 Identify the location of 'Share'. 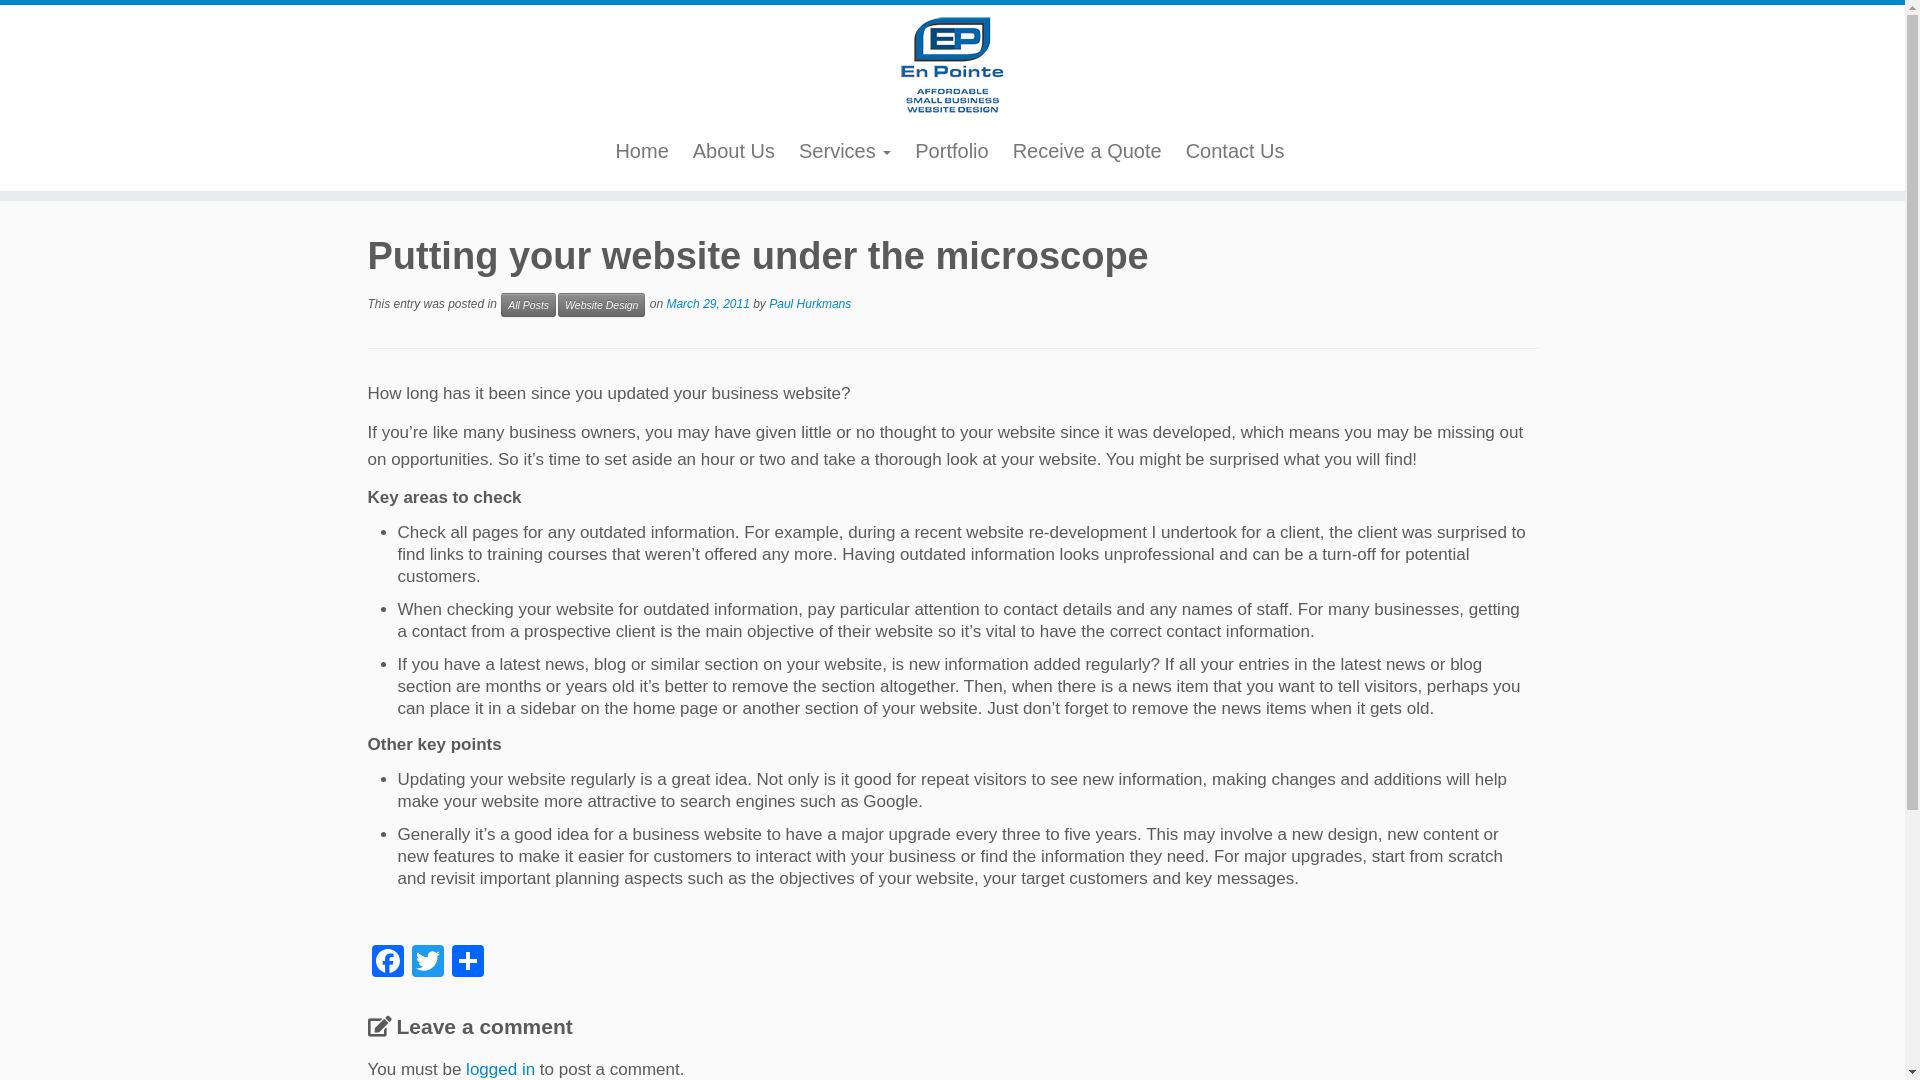
(466, 961).